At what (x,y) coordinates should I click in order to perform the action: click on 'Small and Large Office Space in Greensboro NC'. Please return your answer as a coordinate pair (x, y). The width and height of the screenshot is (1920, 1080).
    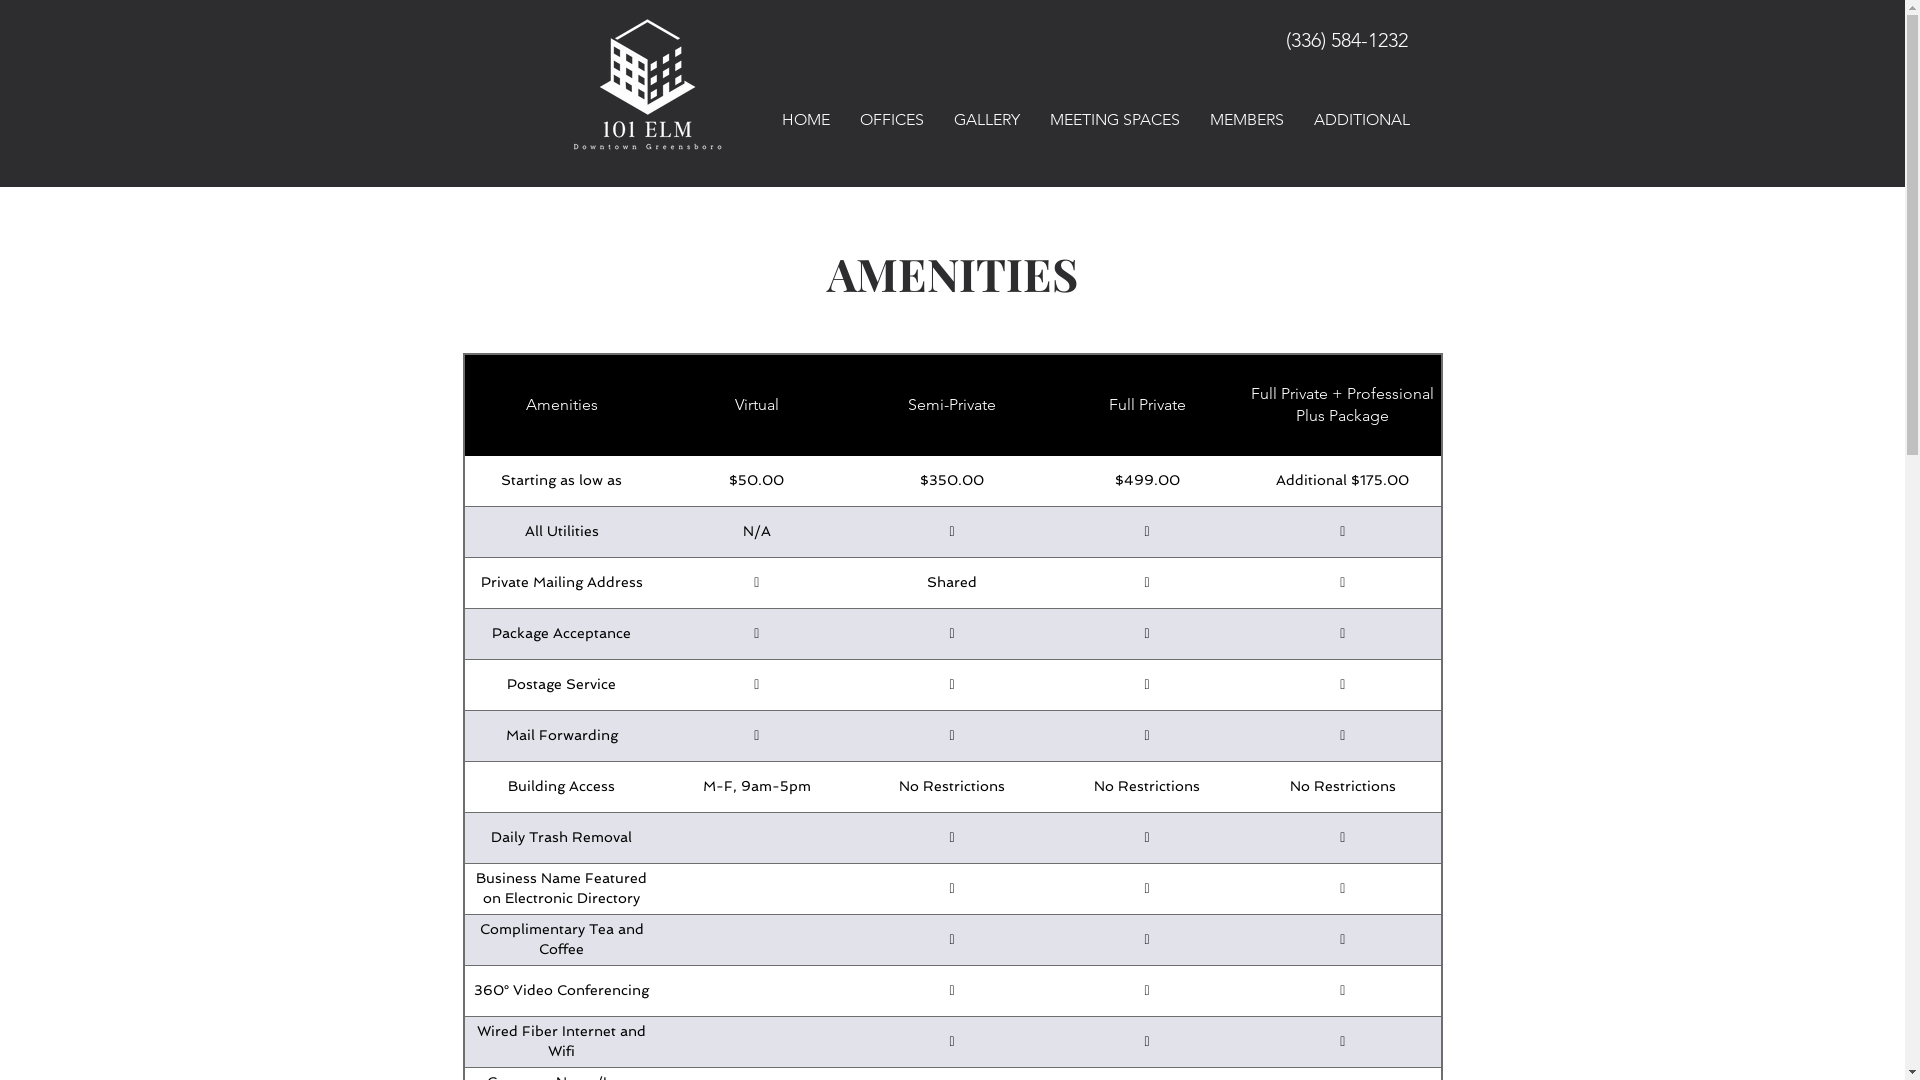
    Looking at the image, I should click on (648, 83).